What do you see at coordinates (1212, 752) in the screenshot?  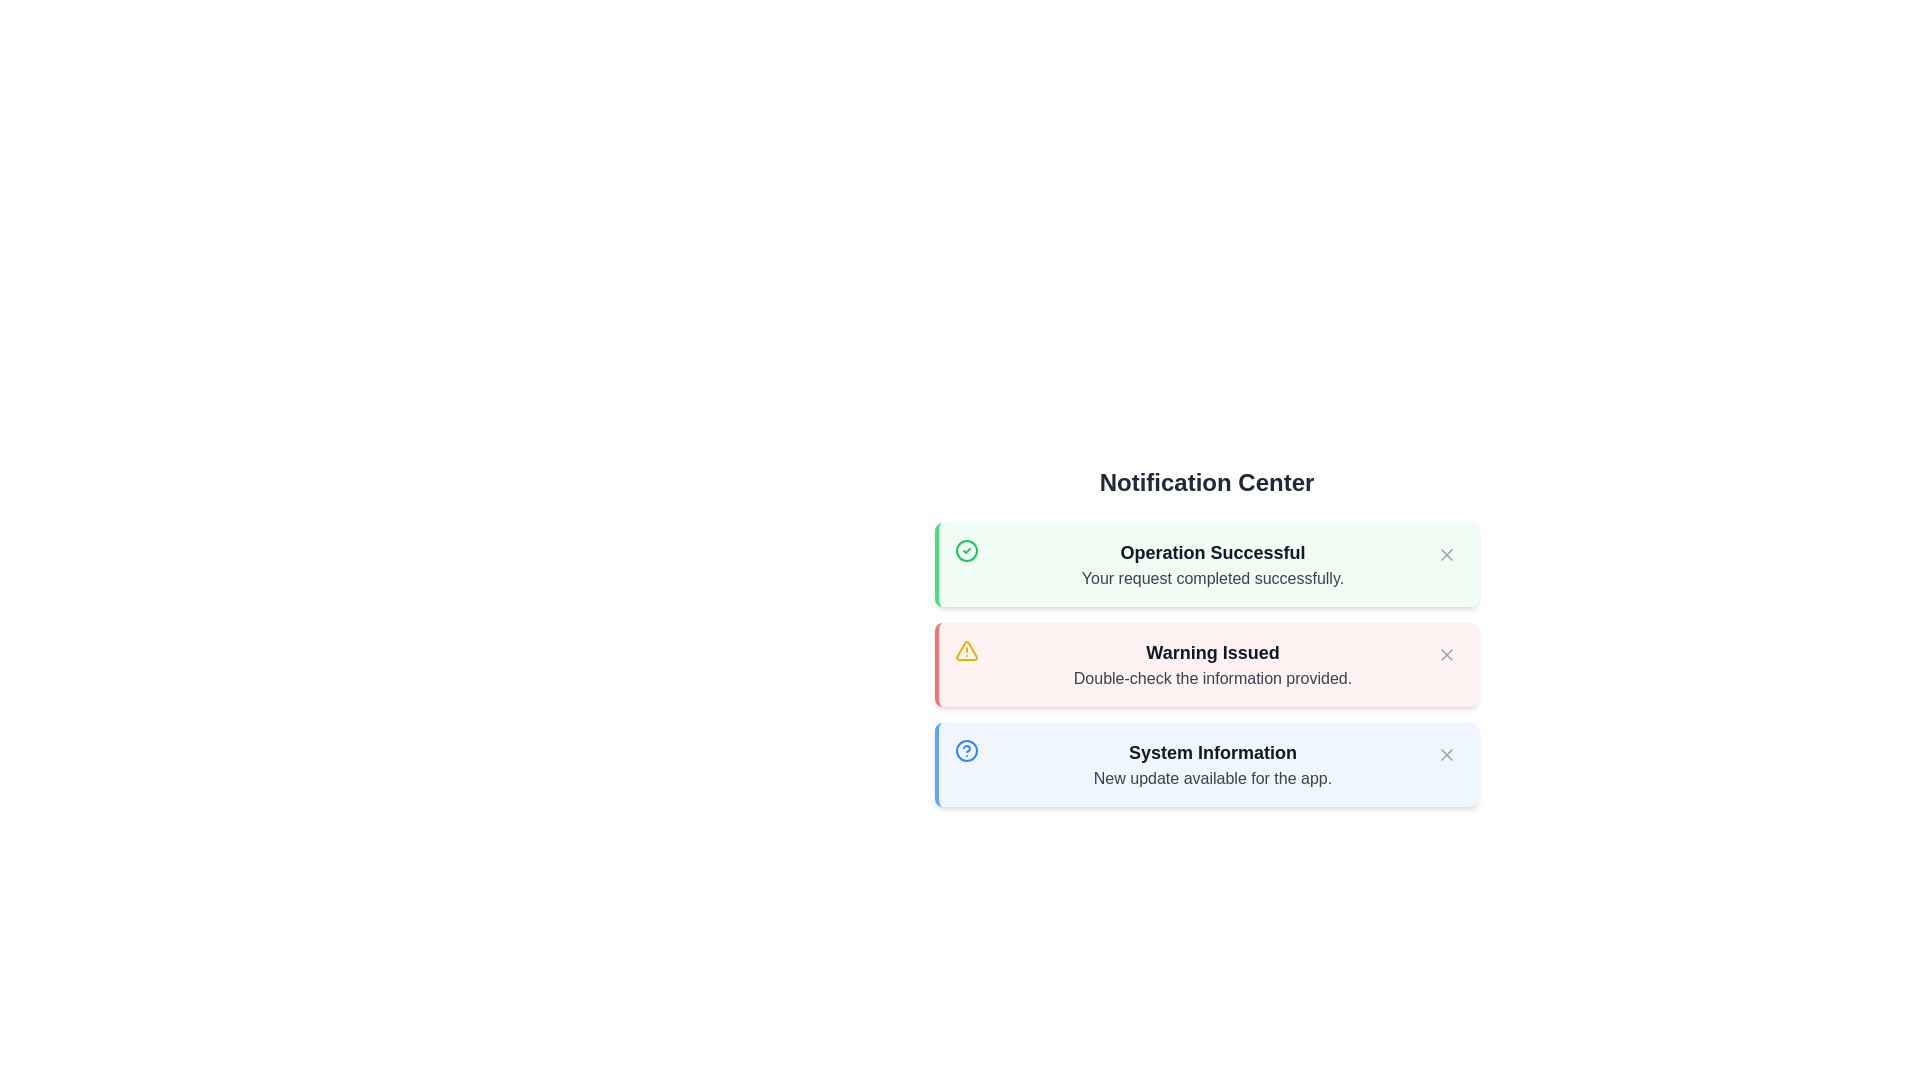 I see `the title text in the third card of the notification section that summarizes system-related notifications or updates` at bounding box center [1212, 752].